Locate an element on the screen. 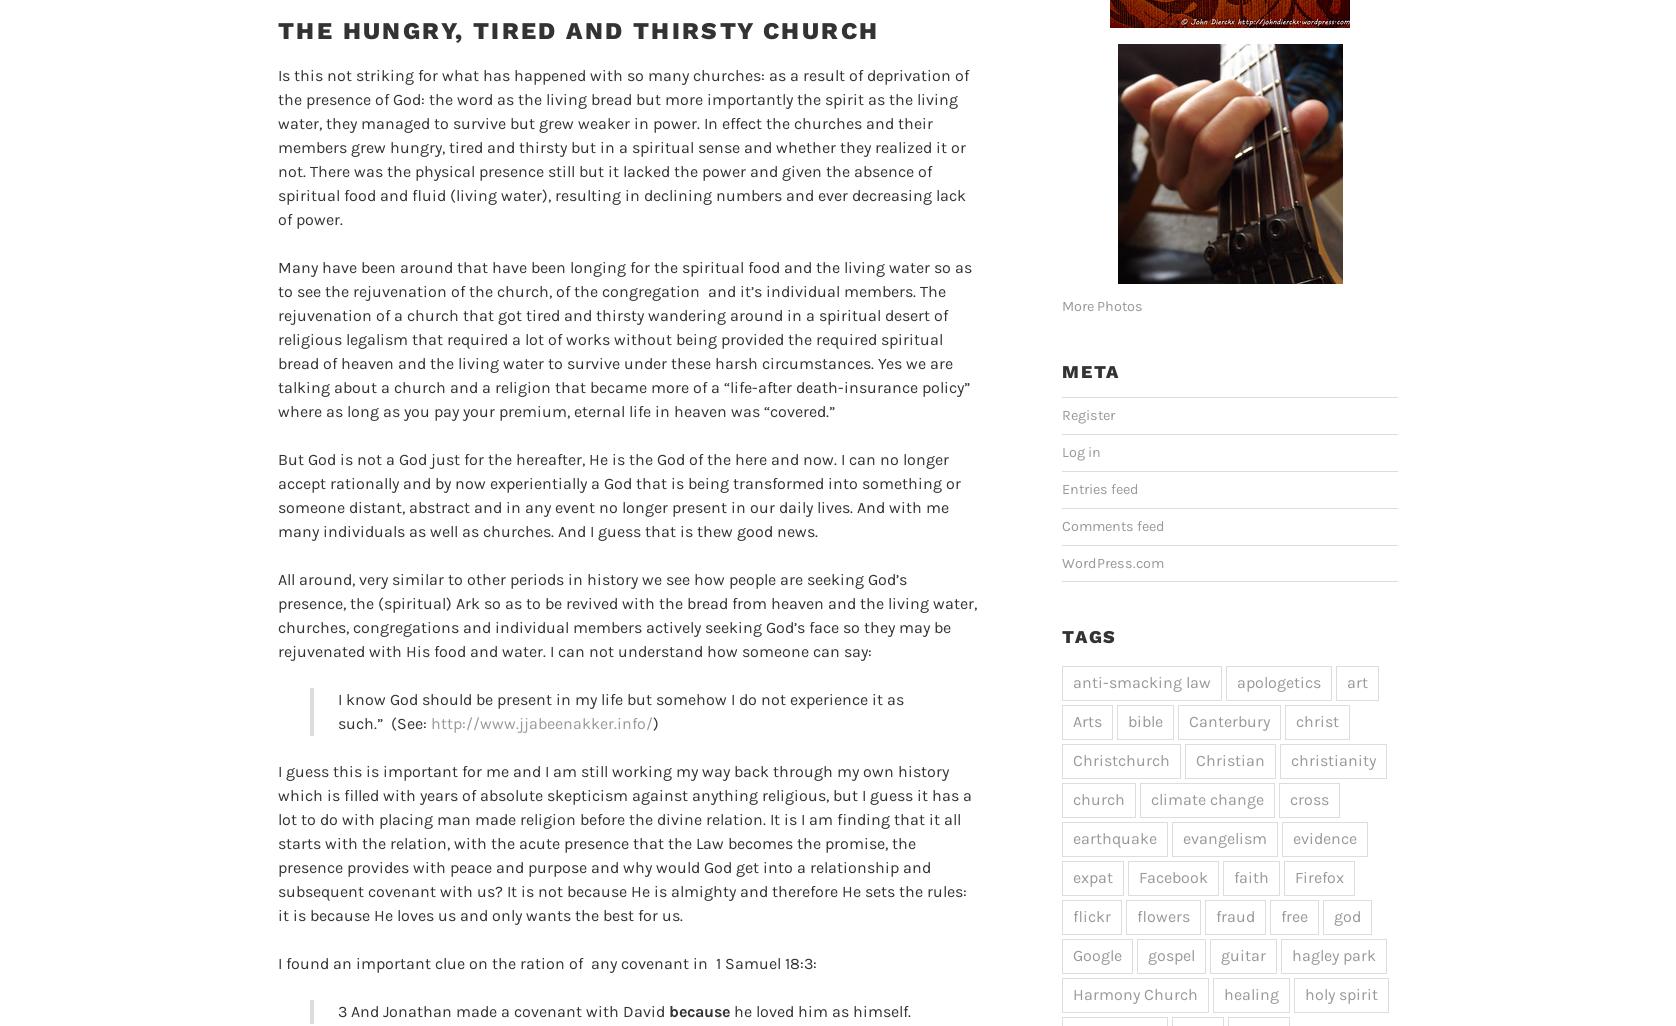  'because' is located at coordinates (698, 1009).